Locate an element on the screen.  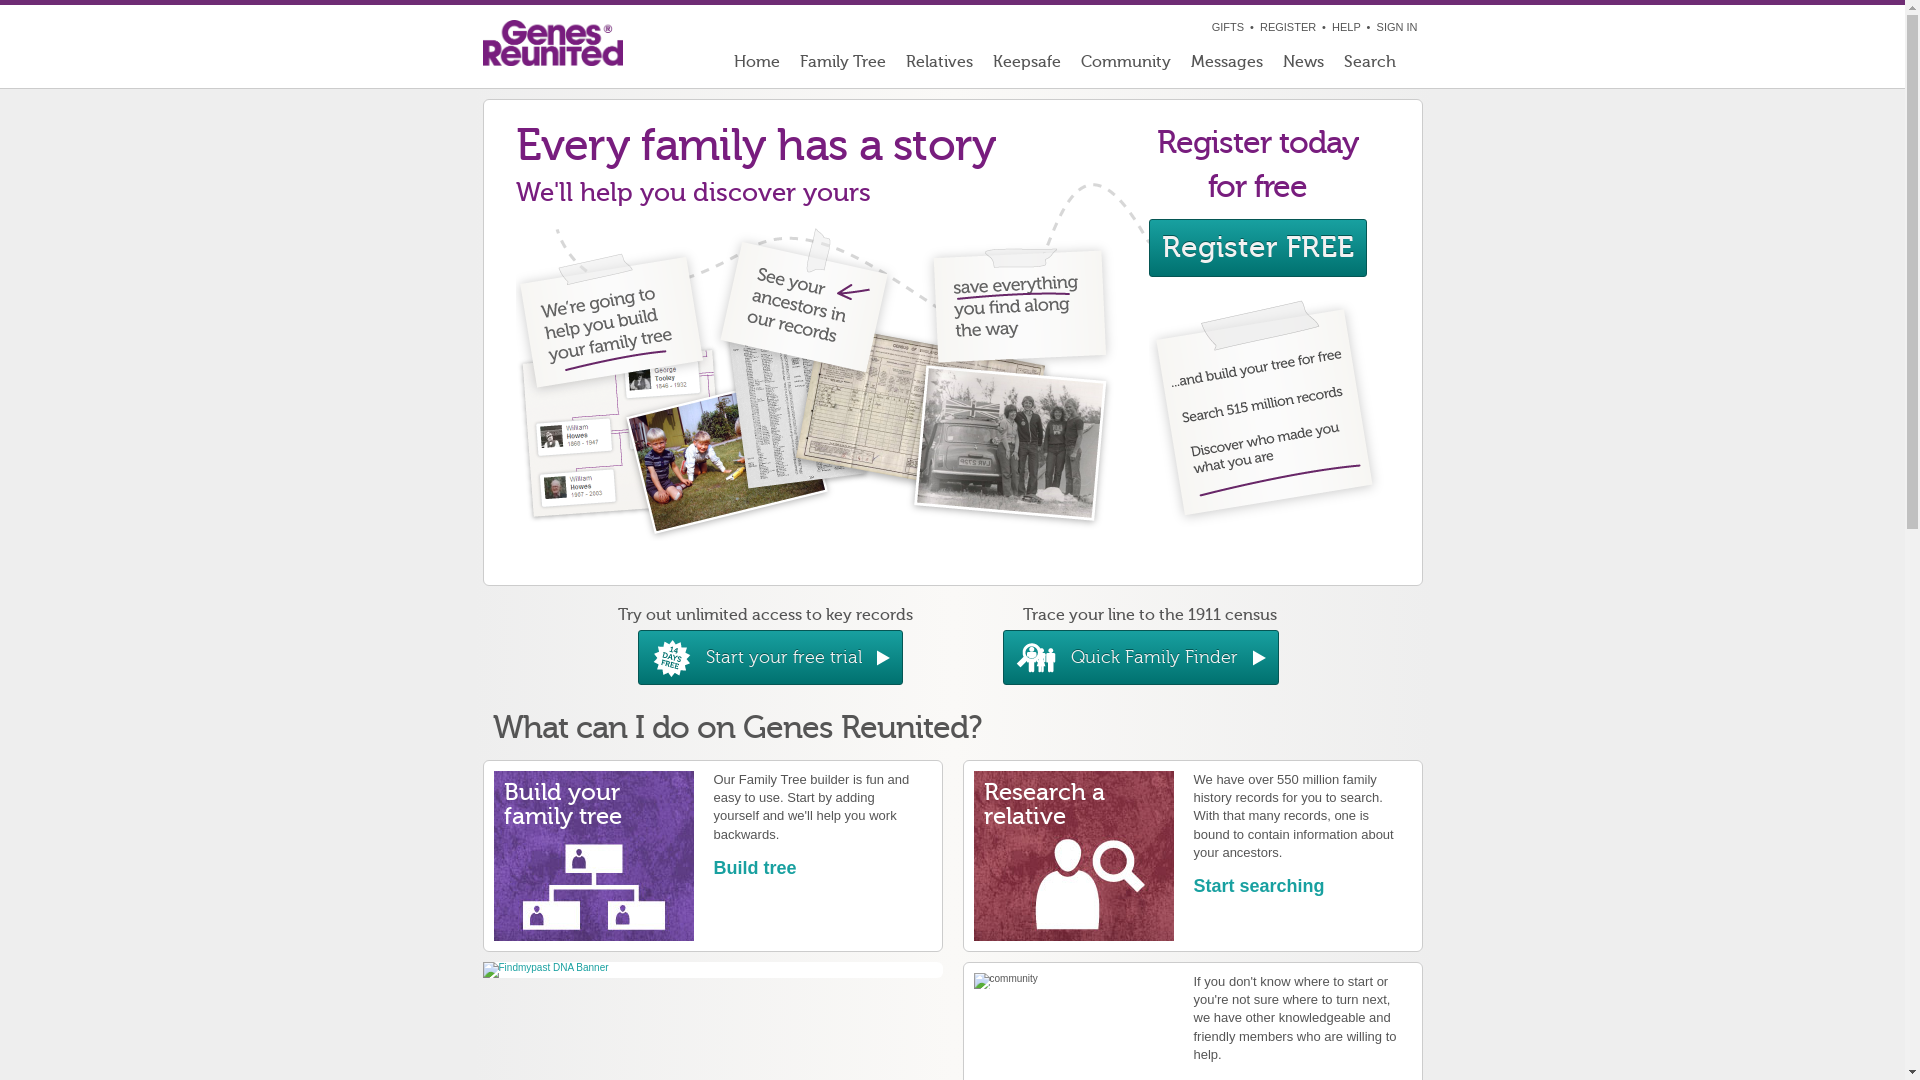
'Start your free trial' is located at coordinates (769, 657).